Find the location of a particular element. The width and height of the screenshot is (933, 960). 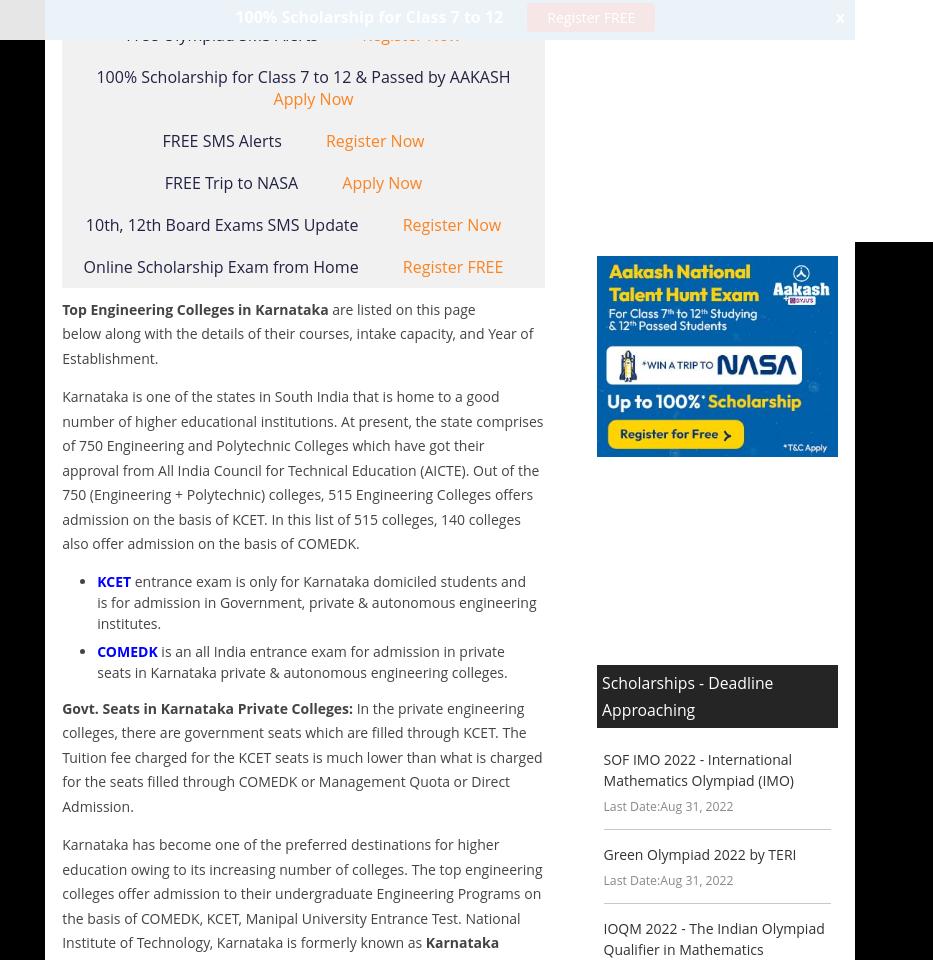

'are listed on this page below along with the details of their courses, intake capacity, and Year of Establishment.' is located at coordinates (297, 333).